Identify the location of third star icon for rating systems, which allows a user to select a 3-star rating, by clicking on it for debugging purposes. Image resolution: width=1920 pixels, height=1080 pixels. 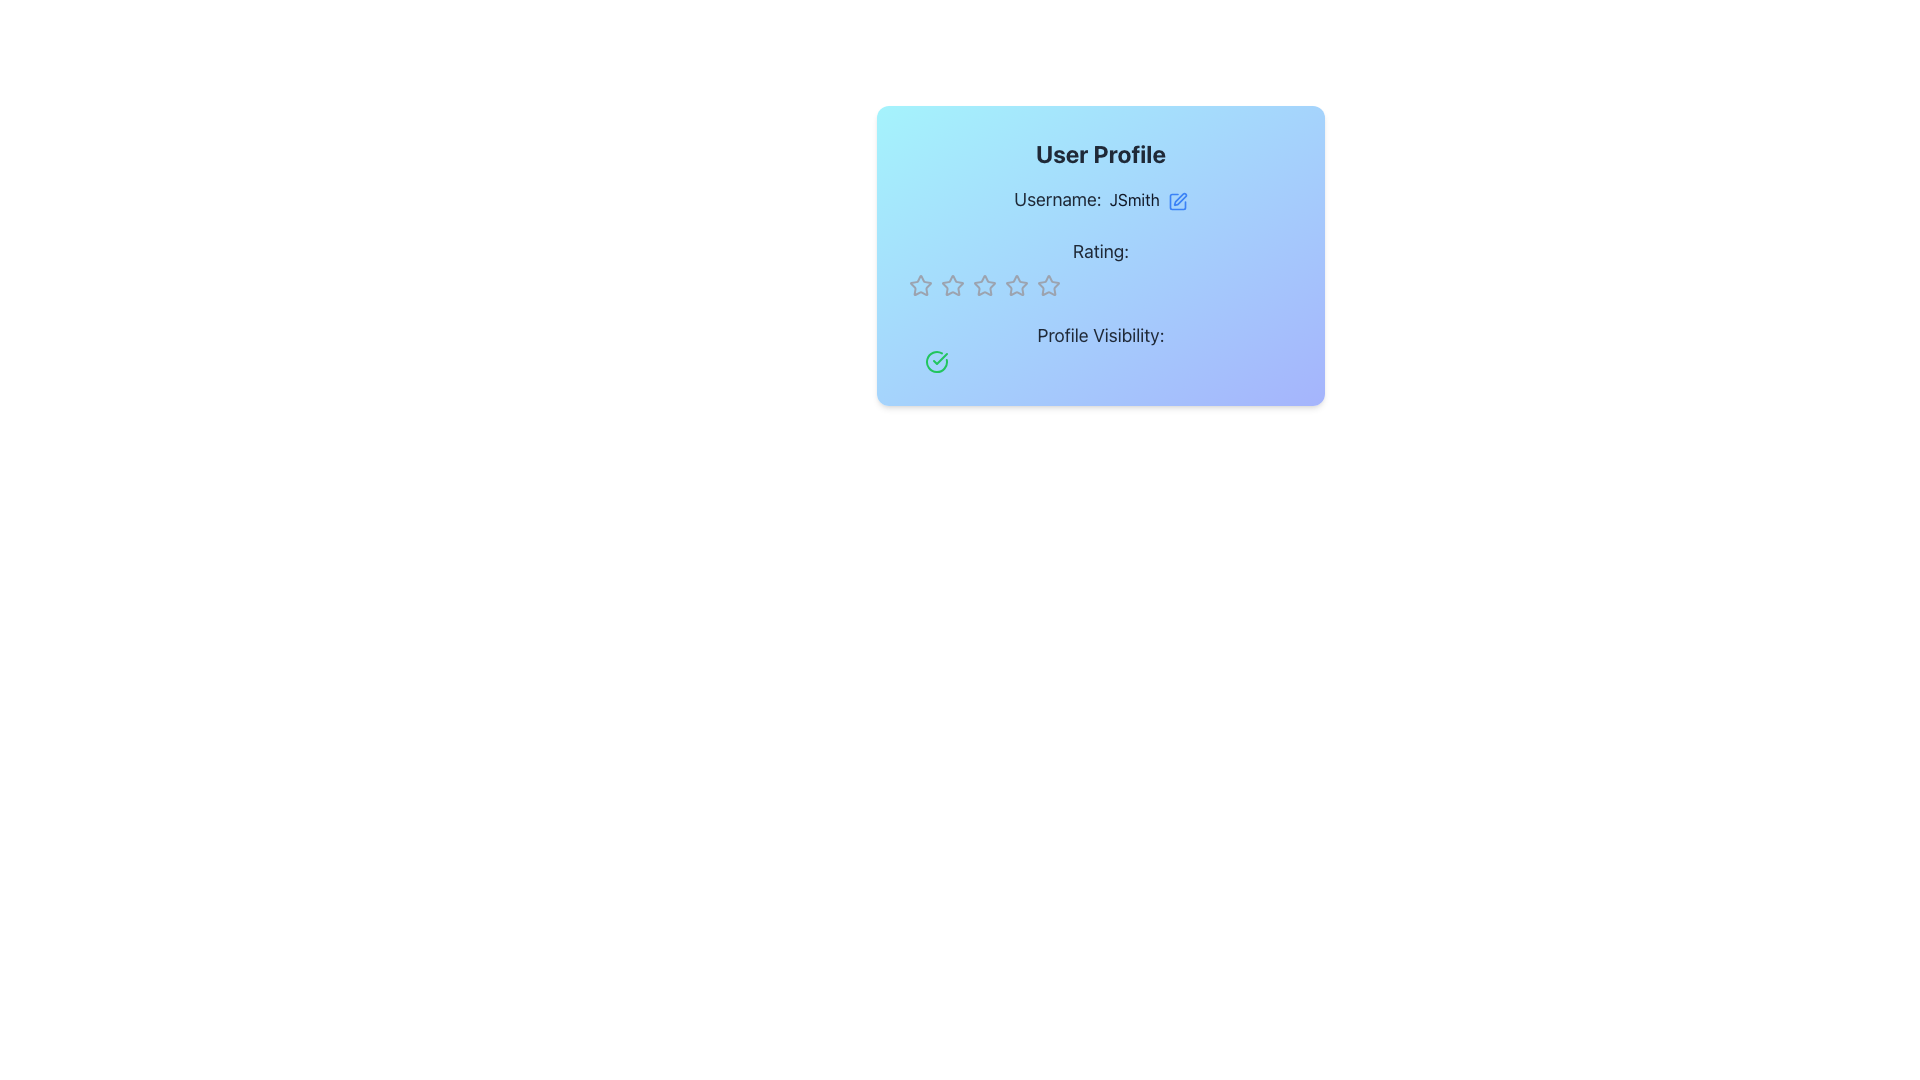
(1046, 285).